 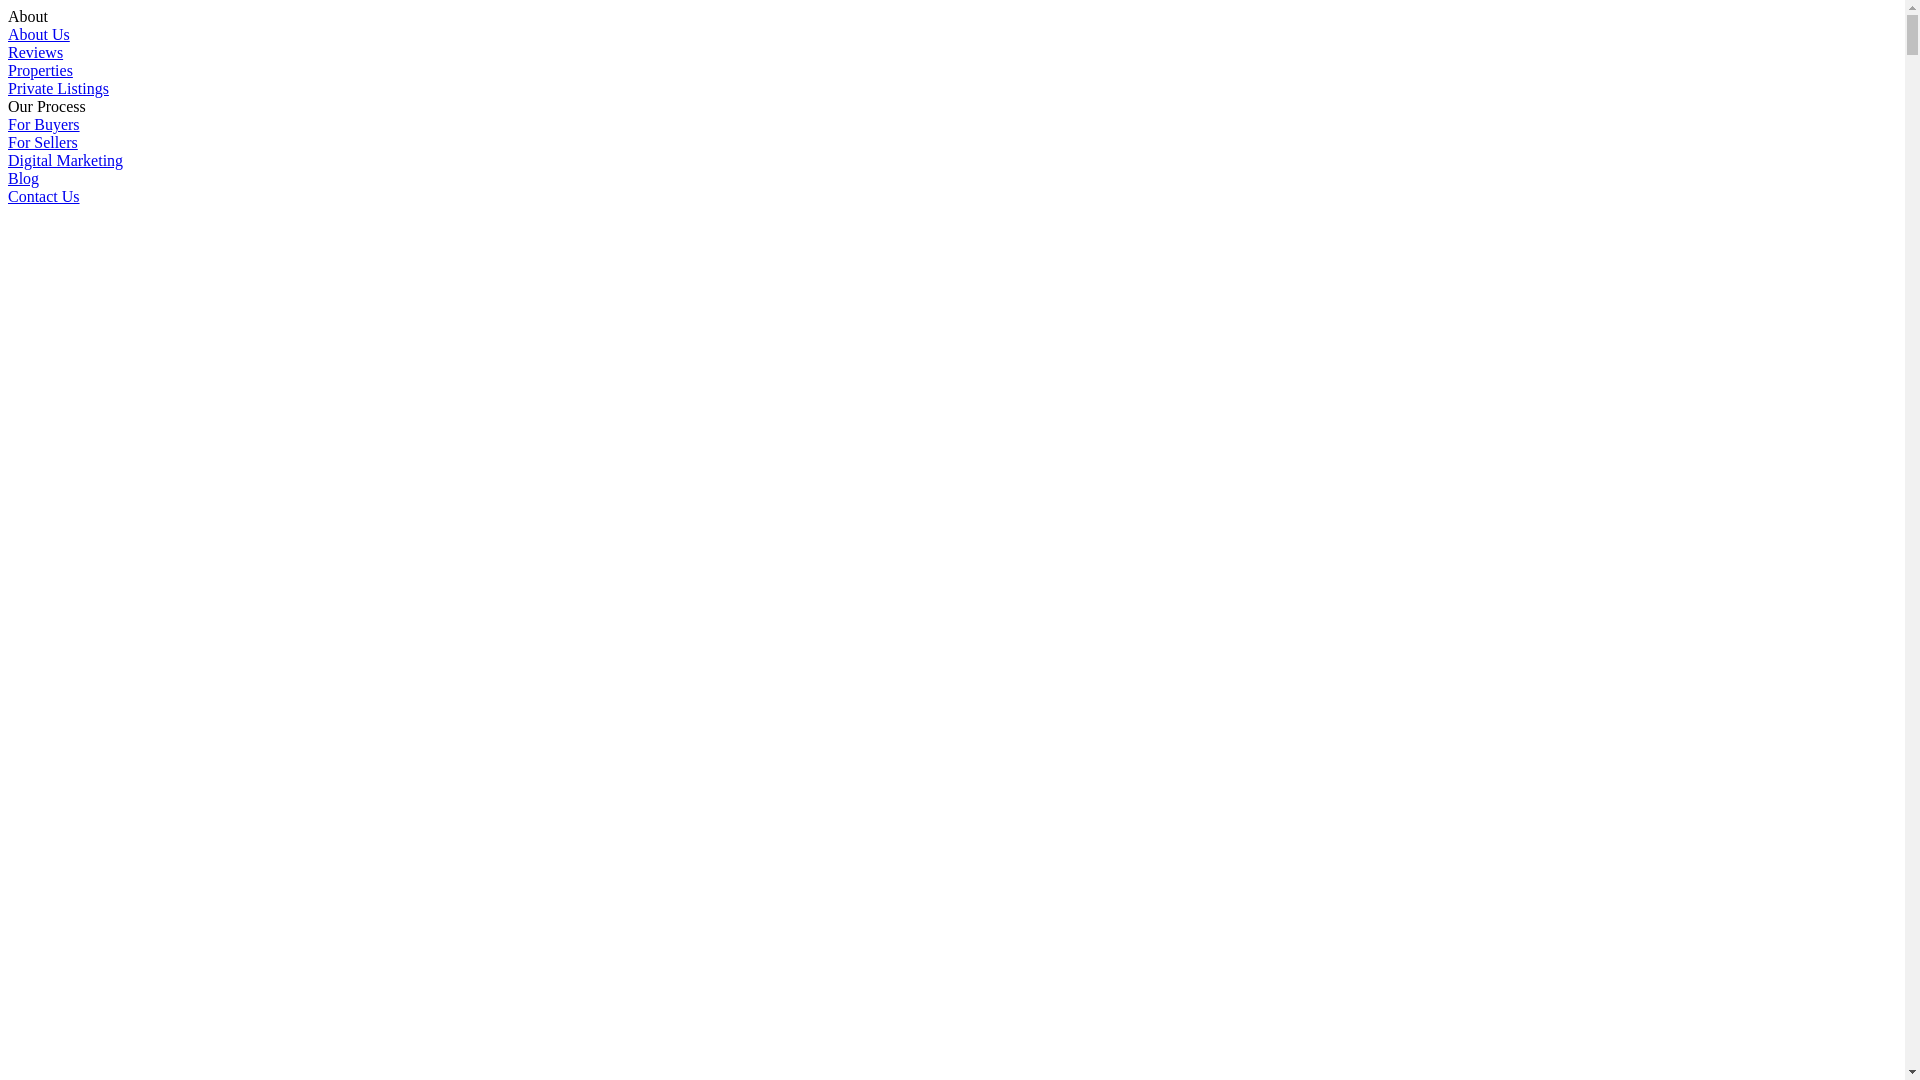 I want to click on 'About Us', so click(x=38, y=34).